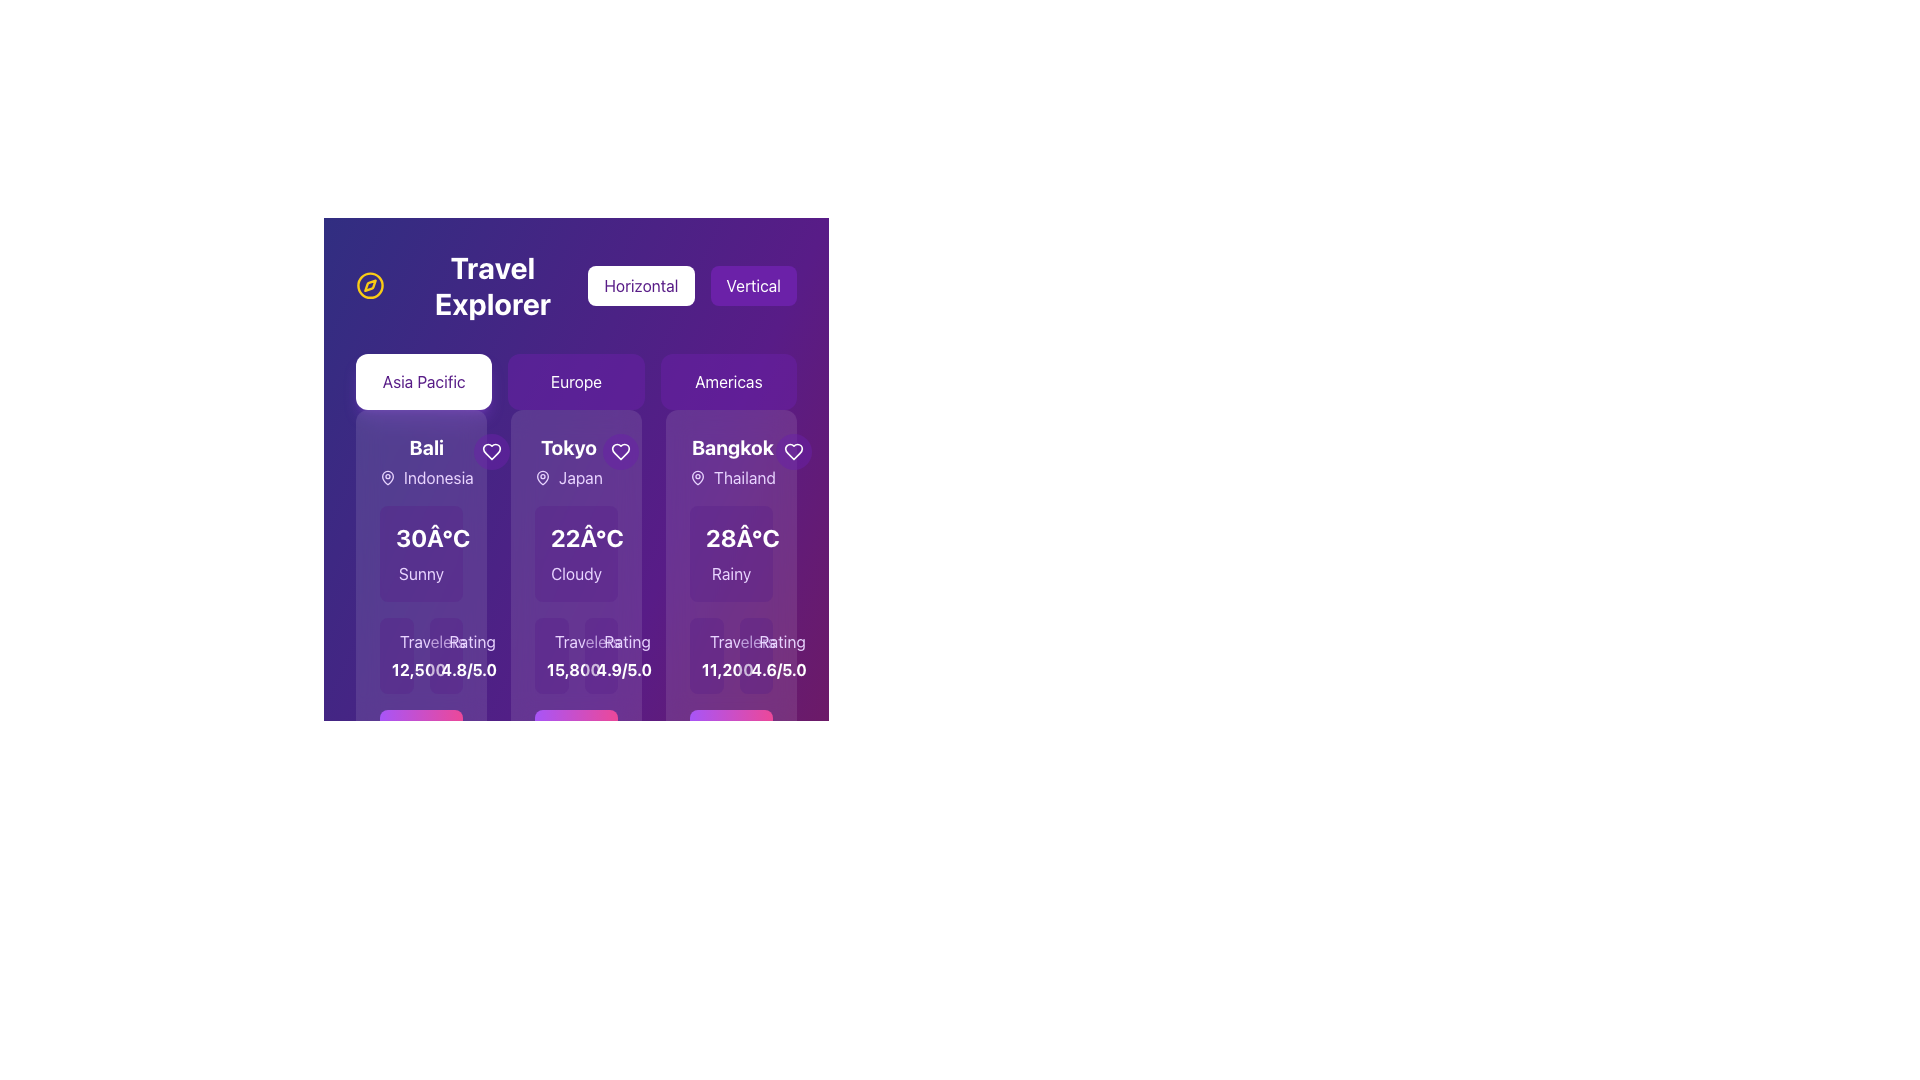  Describe the element at coordinates (420, 574) in the screenshot. I see `the weather condition text label located within the rounded rectangle card for 'Bali', positioned below the temperature display '30°C'` at that location.